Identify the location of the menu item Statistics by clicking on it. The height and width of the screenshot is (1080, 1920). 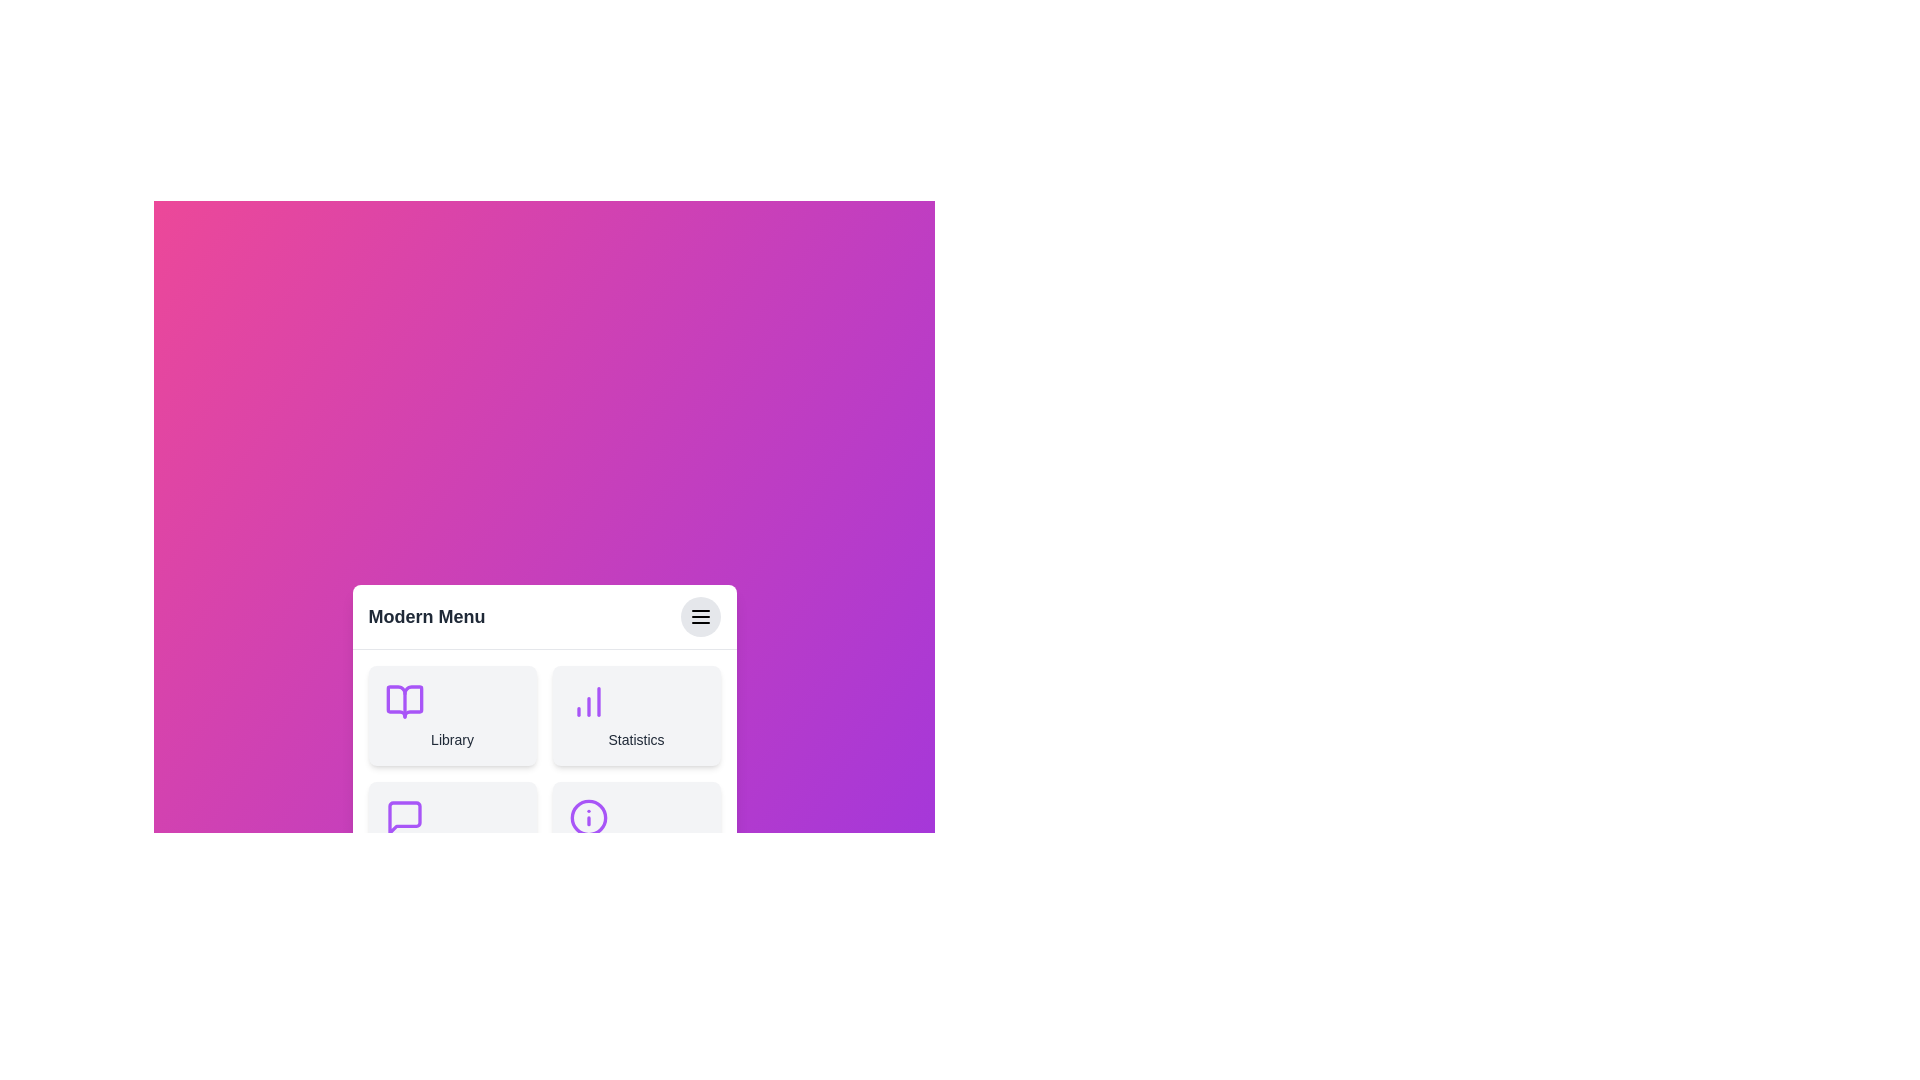
(635, 714).